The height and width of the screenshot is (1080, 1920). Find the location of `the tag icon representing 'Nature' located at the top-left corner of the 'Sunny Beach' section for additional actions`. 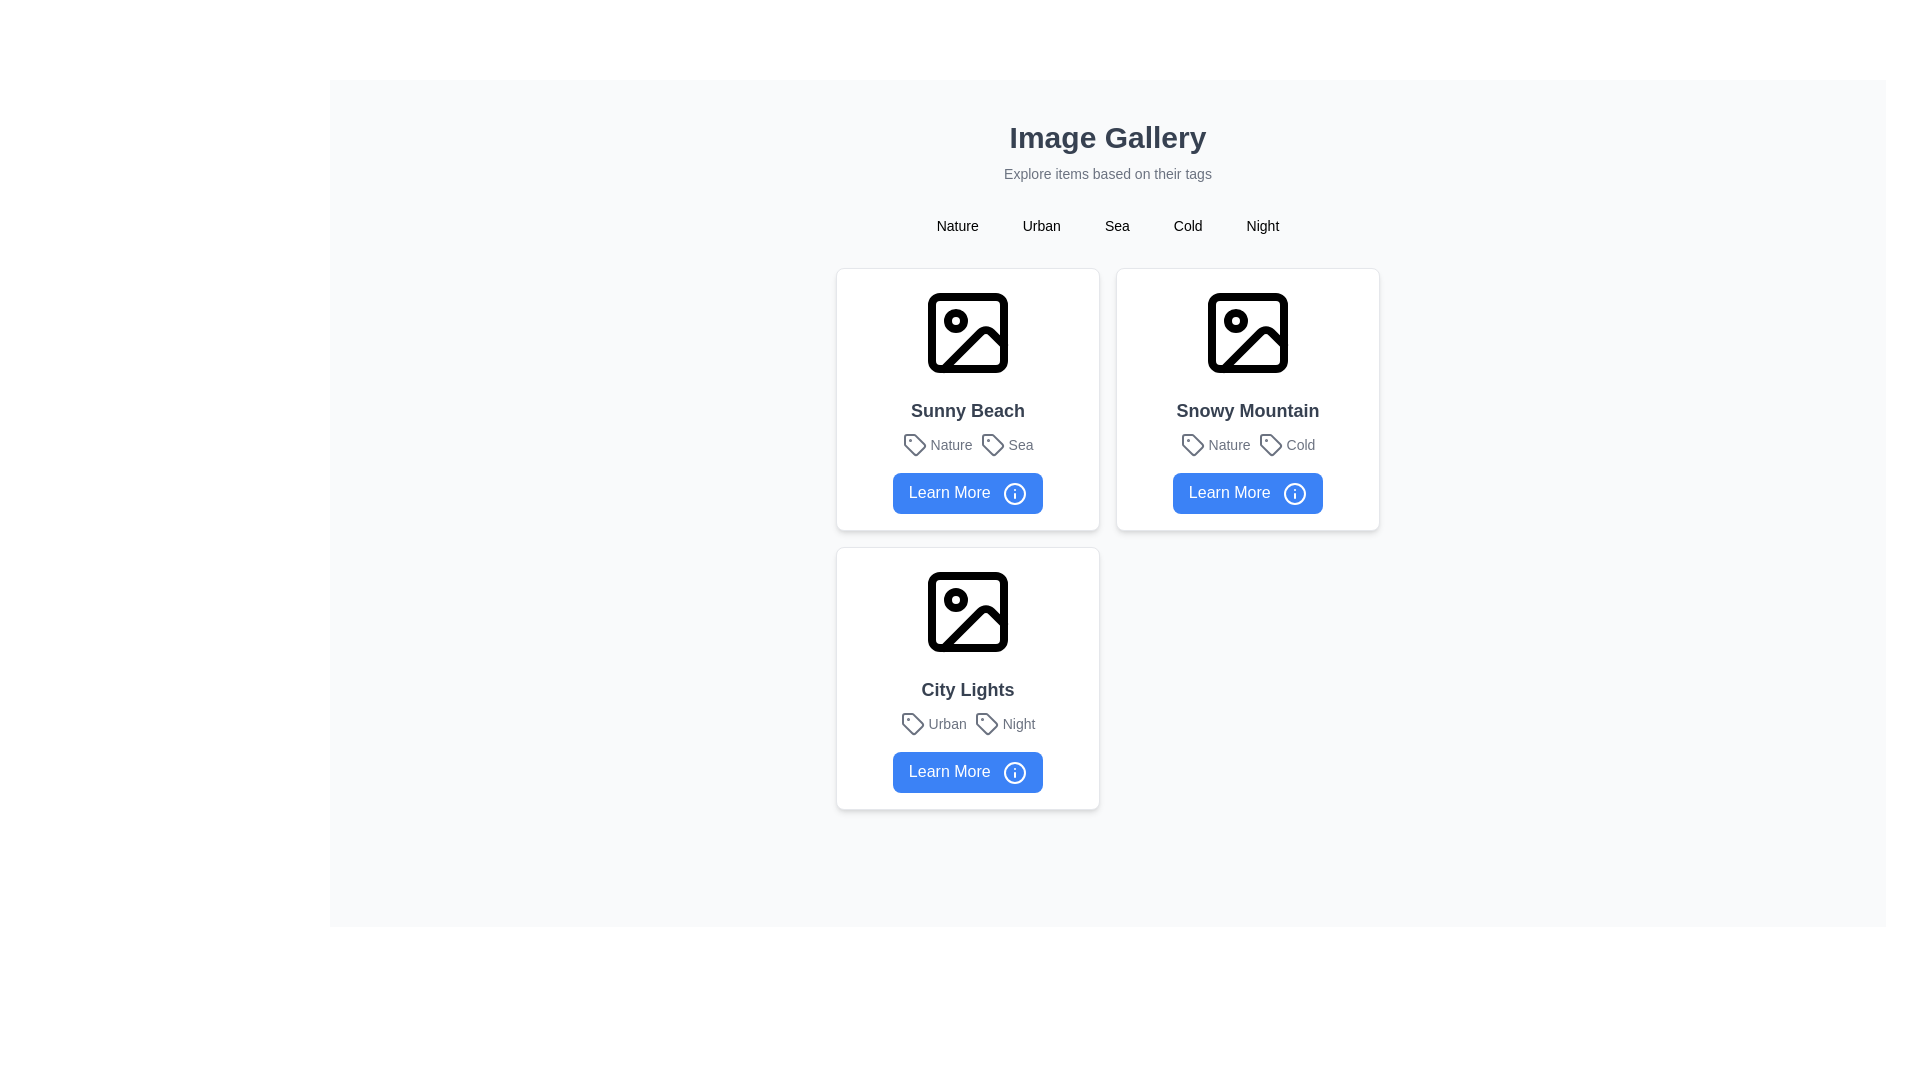

the tag icon representing 'Nature' located at the top-left corner of the 'Sunny Beach' section for additional actions is located at coordinates (913, 443).